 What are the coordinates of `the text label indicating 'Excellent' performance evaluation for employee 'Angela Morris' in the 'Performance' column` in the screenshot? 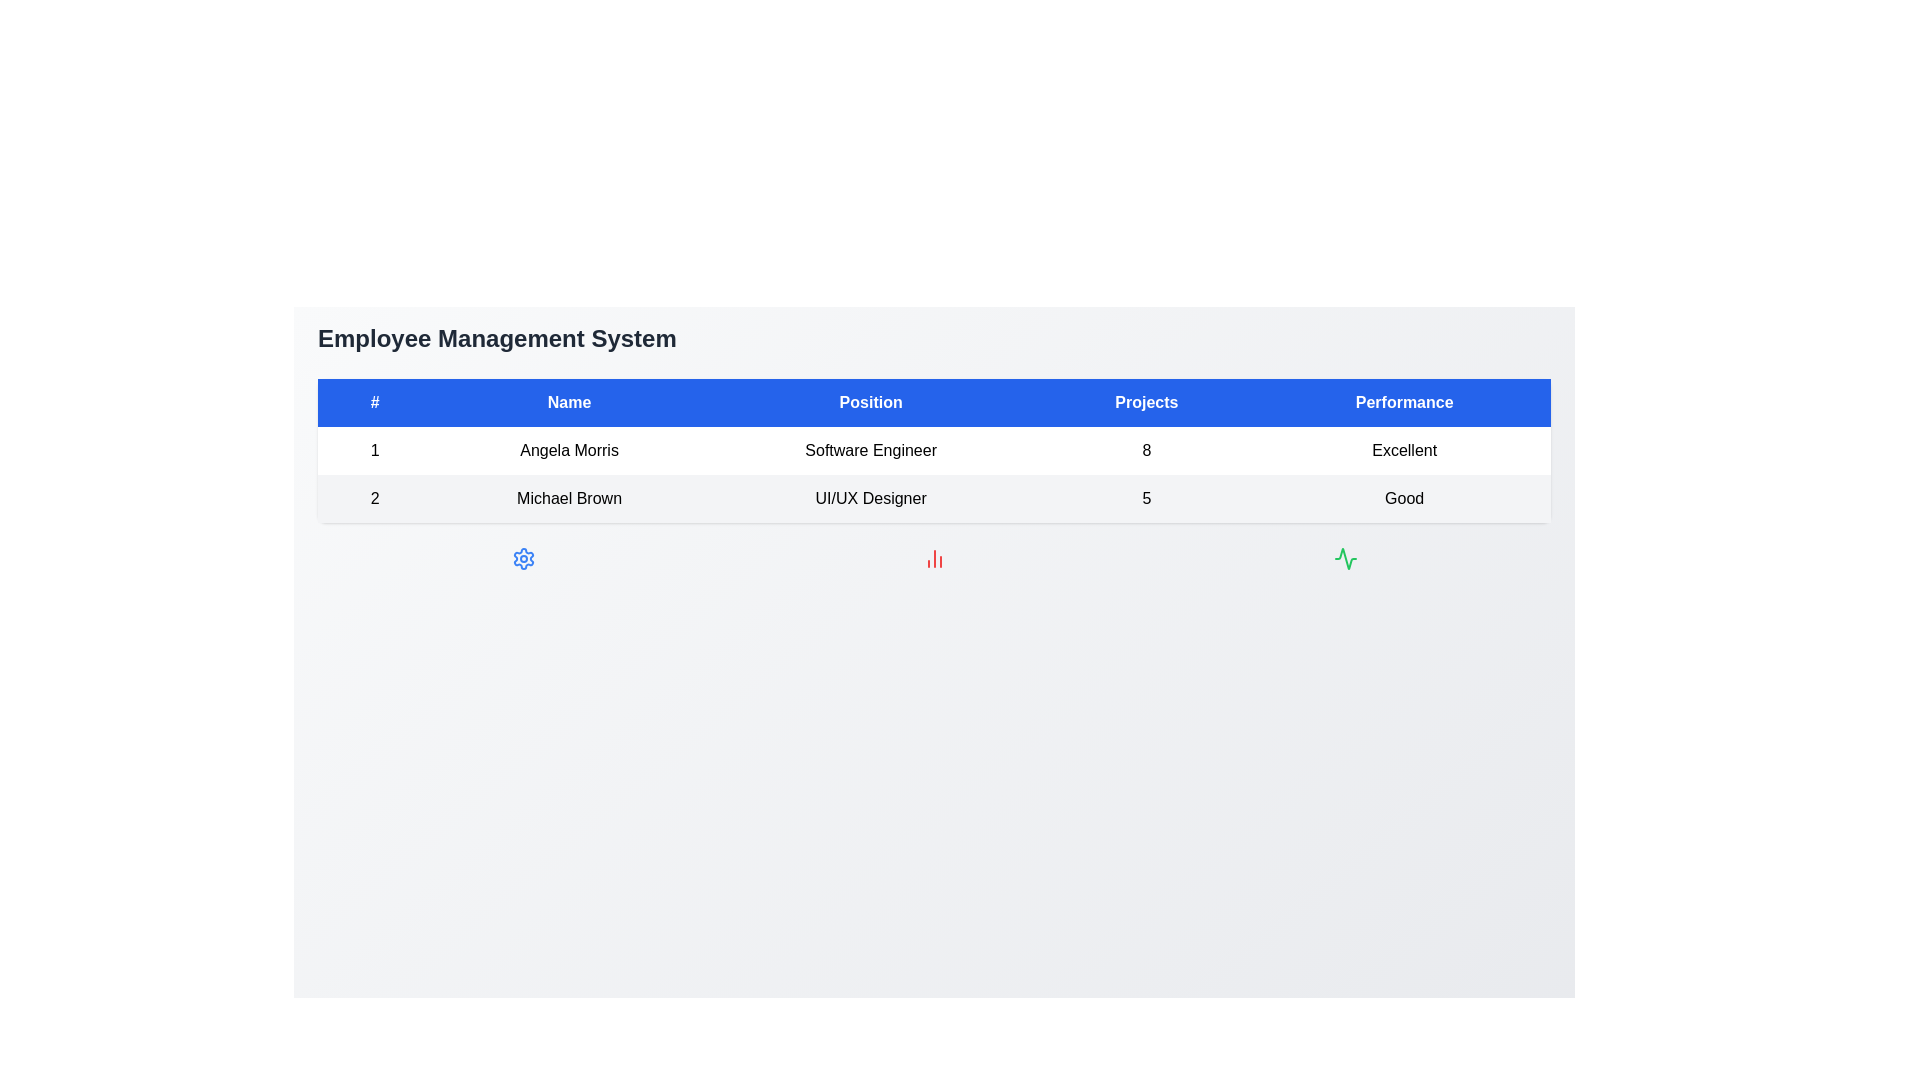 It's located at (1403, 451).